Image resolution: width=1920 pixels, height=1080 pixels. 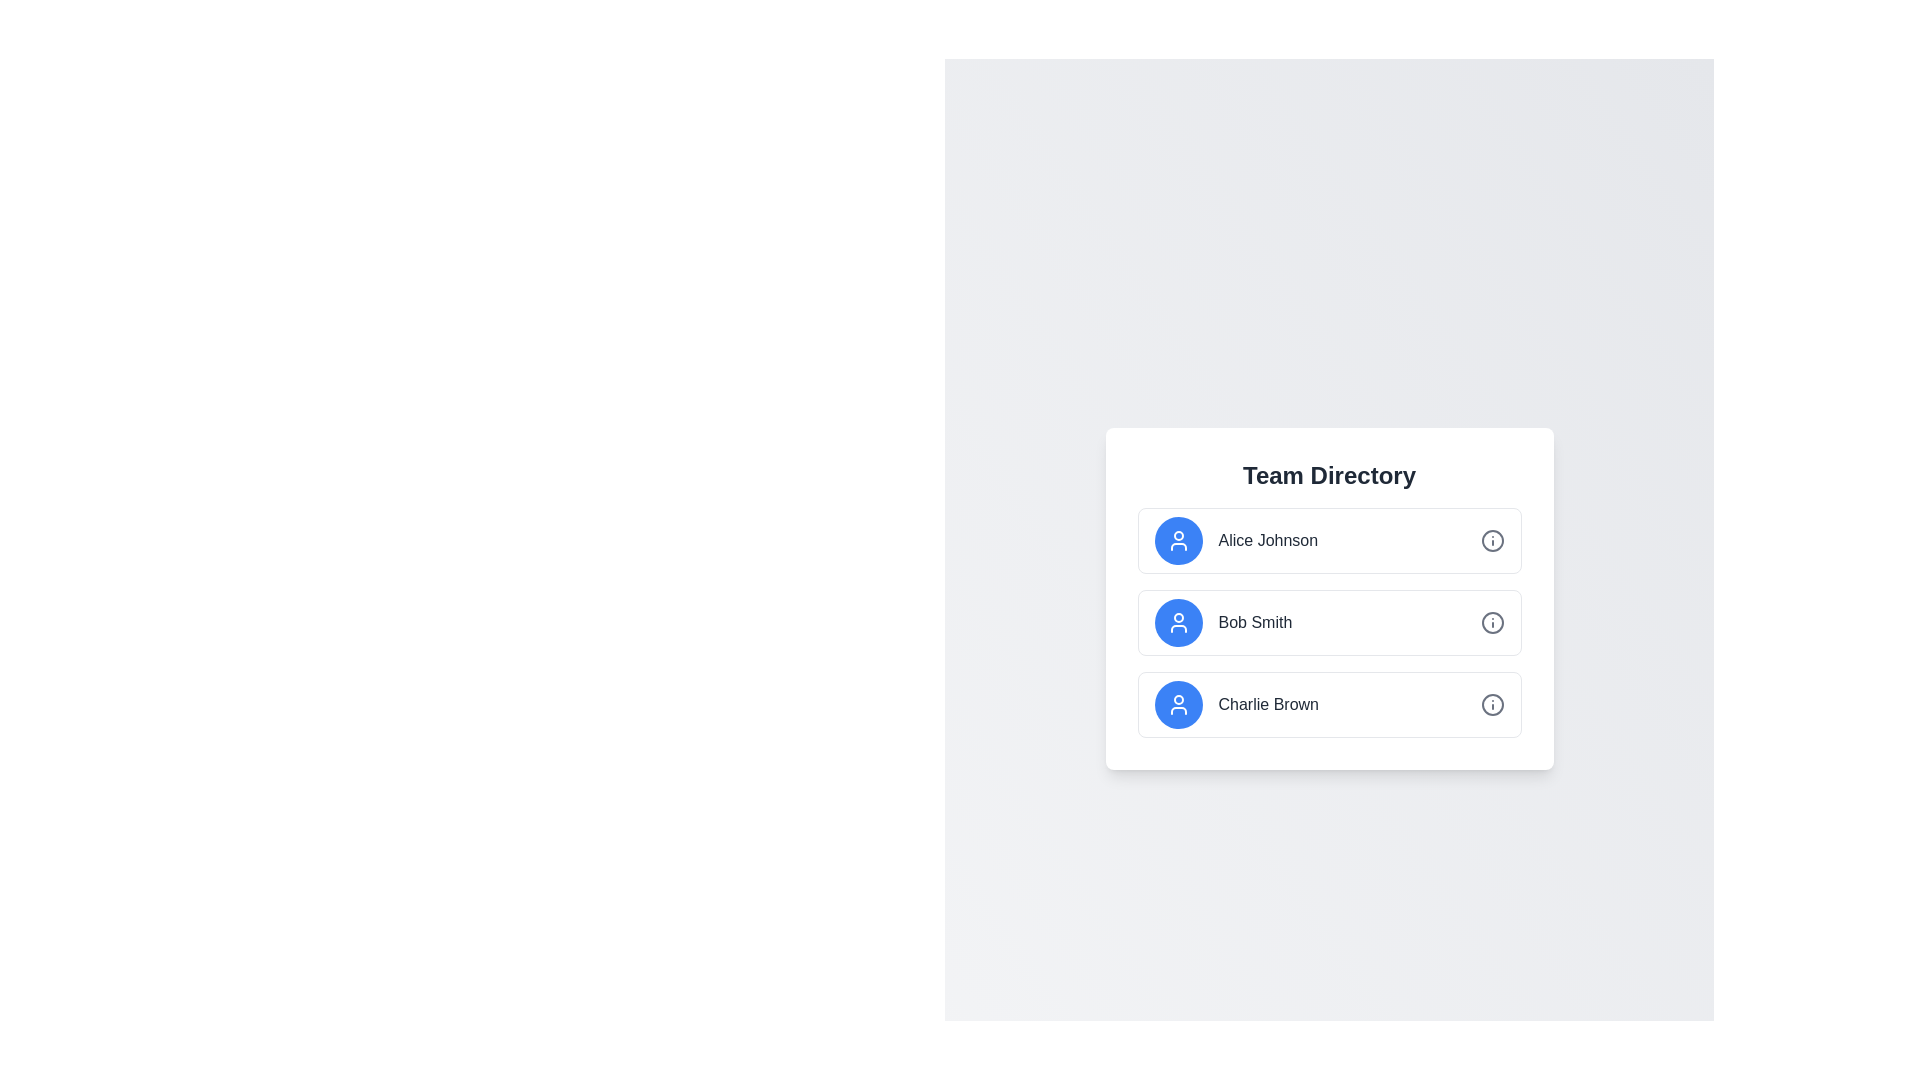 What do you see at coordinates (1329, 540) in the screenshot?
I see `the List Item representing 'Alice Johnson' in the 'Team Directory' section` at bounding box center [1329, 540].